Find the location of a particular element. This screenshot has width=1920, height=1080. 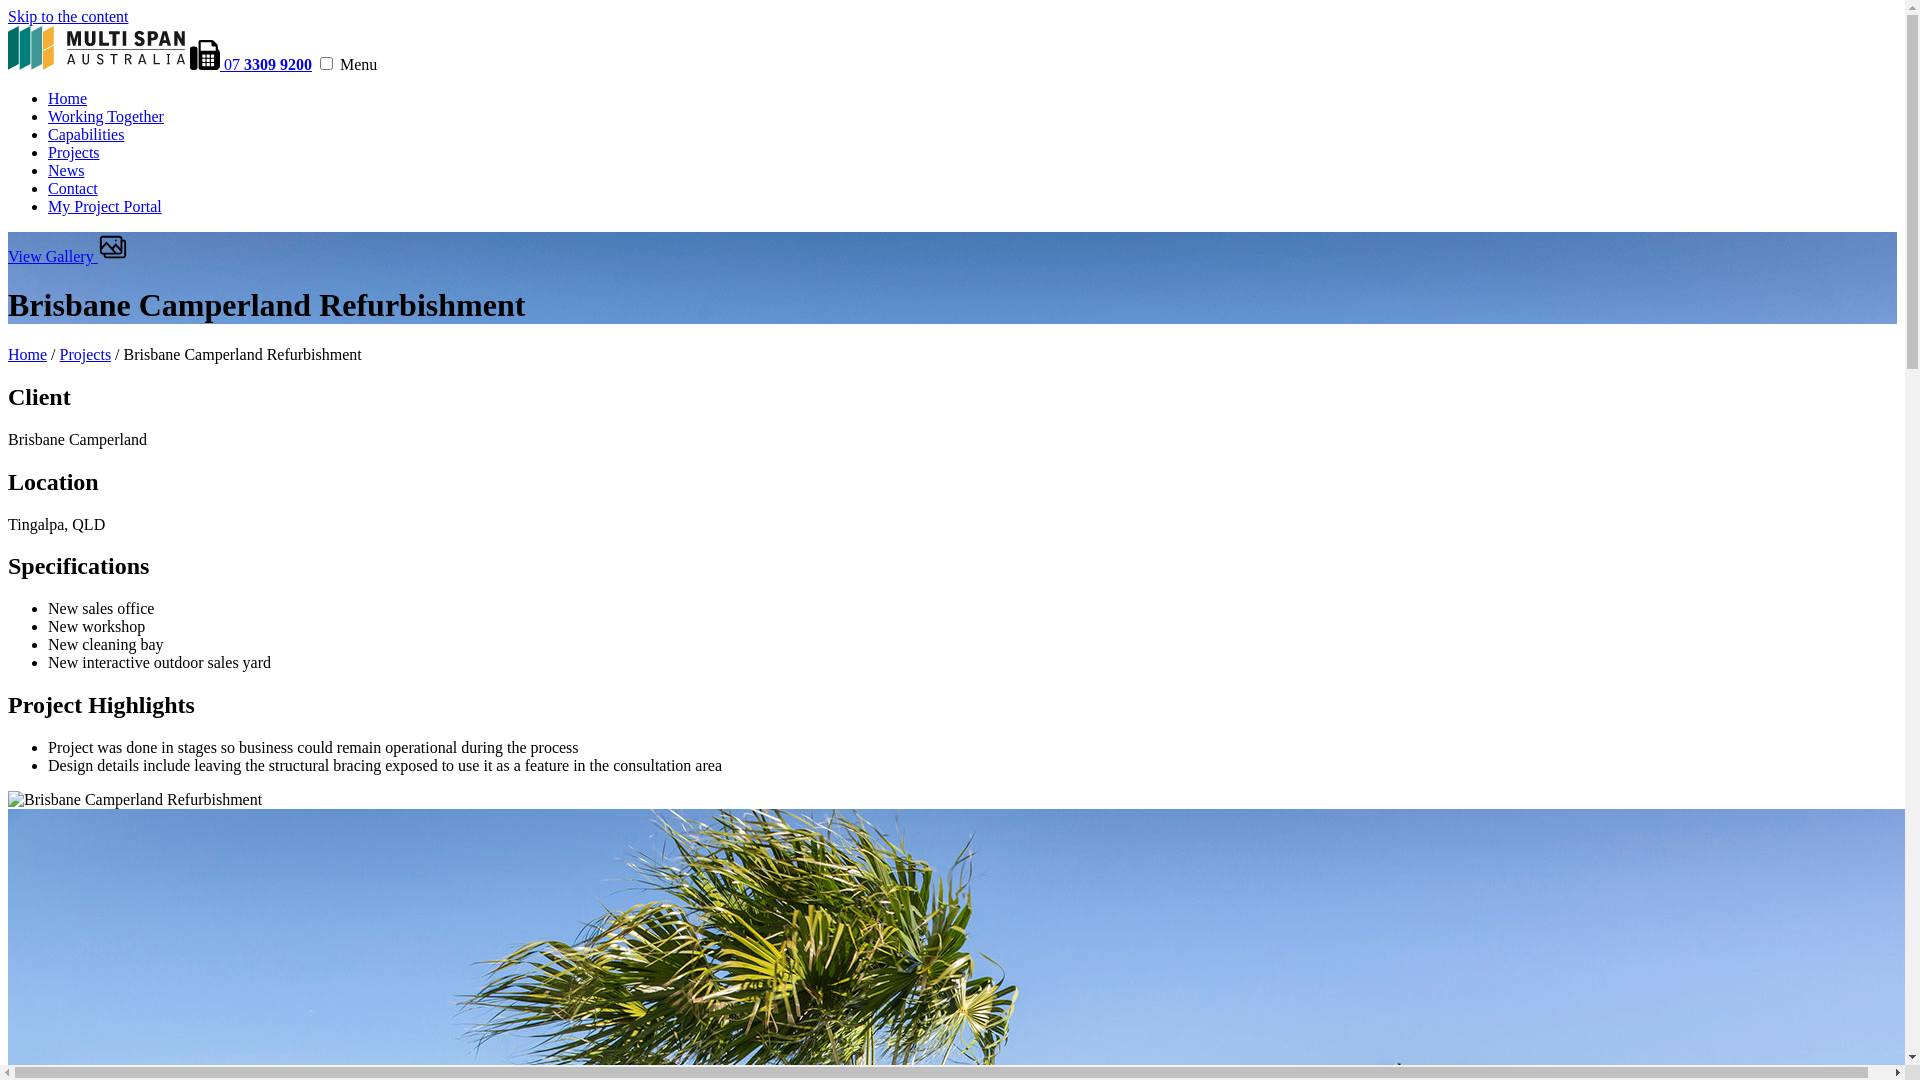

'Projects' is located at coordinates (73, 151).